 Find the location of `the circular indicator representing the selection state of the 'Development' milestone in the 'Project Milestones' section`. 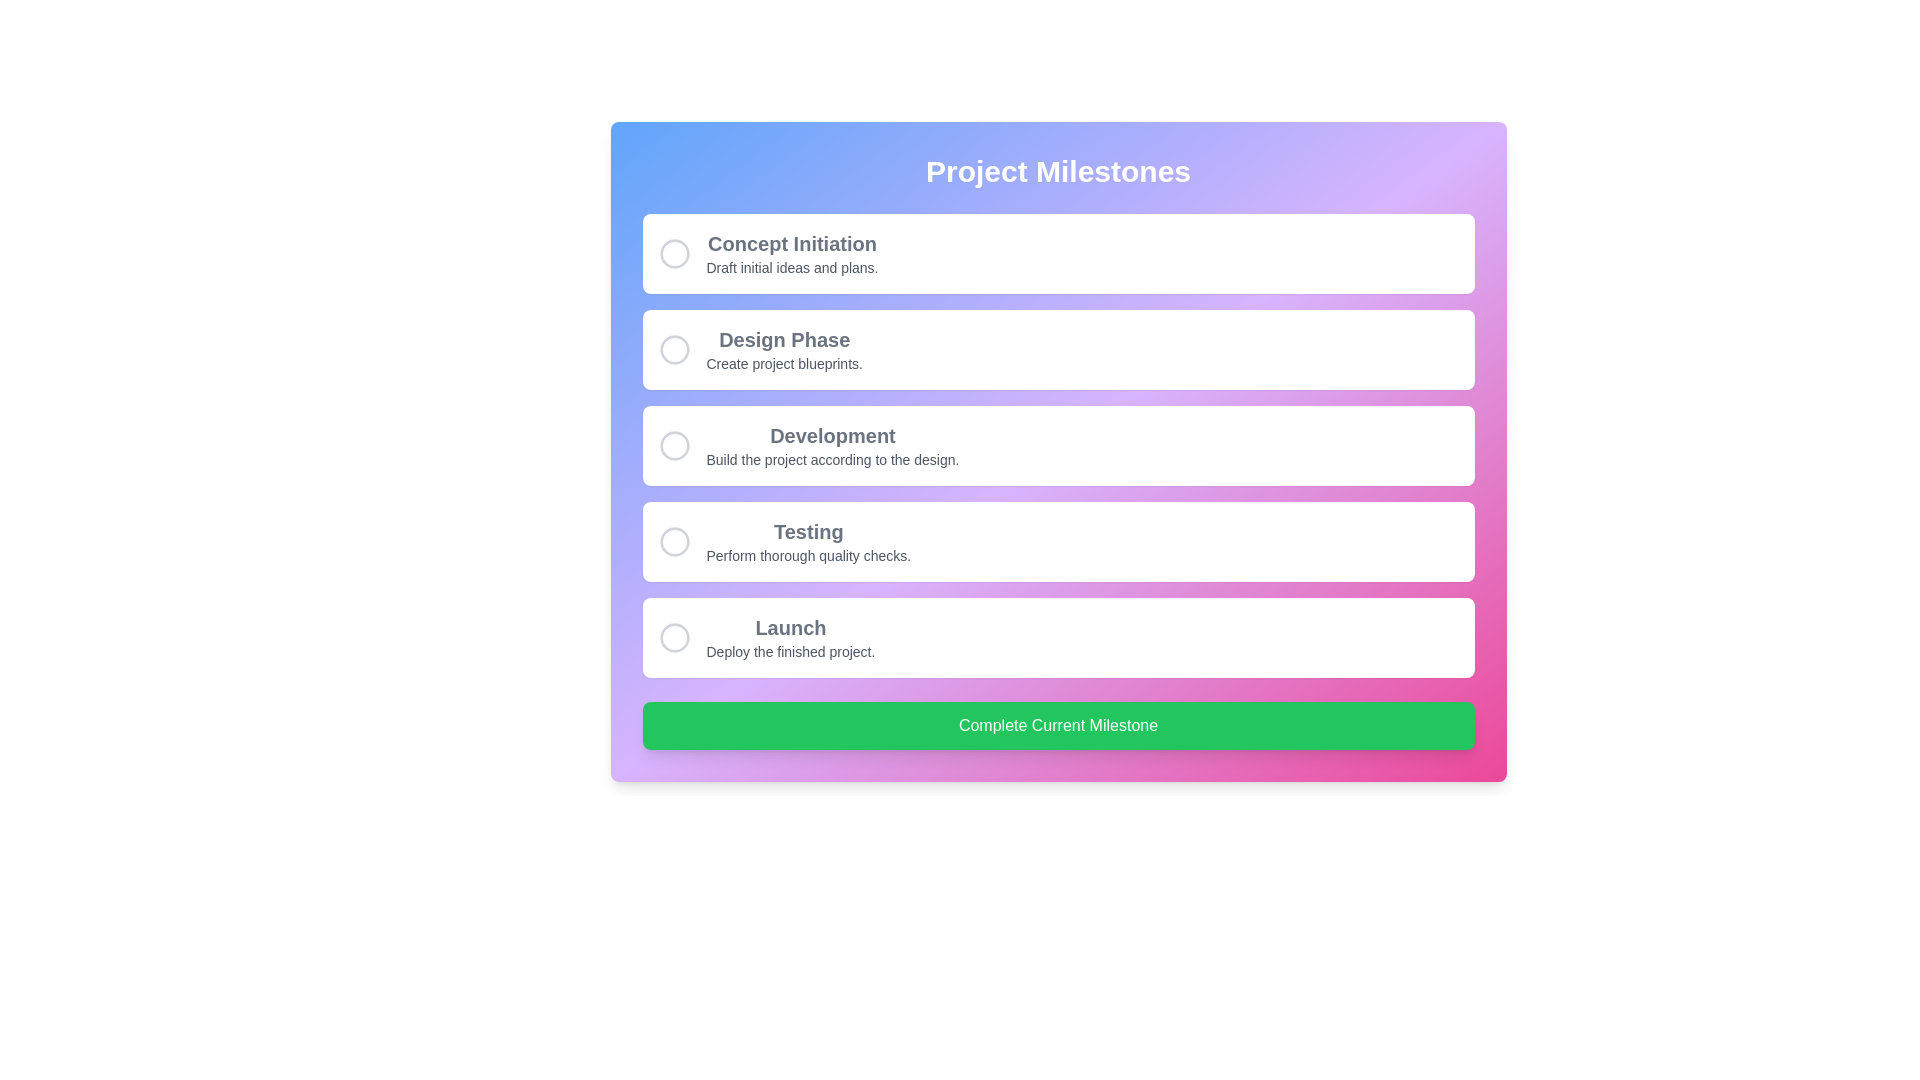

the circular indicator representing the selection state of the 'Development' milestone in the 'Project Milestones' section is located at coordinates (674, 445).